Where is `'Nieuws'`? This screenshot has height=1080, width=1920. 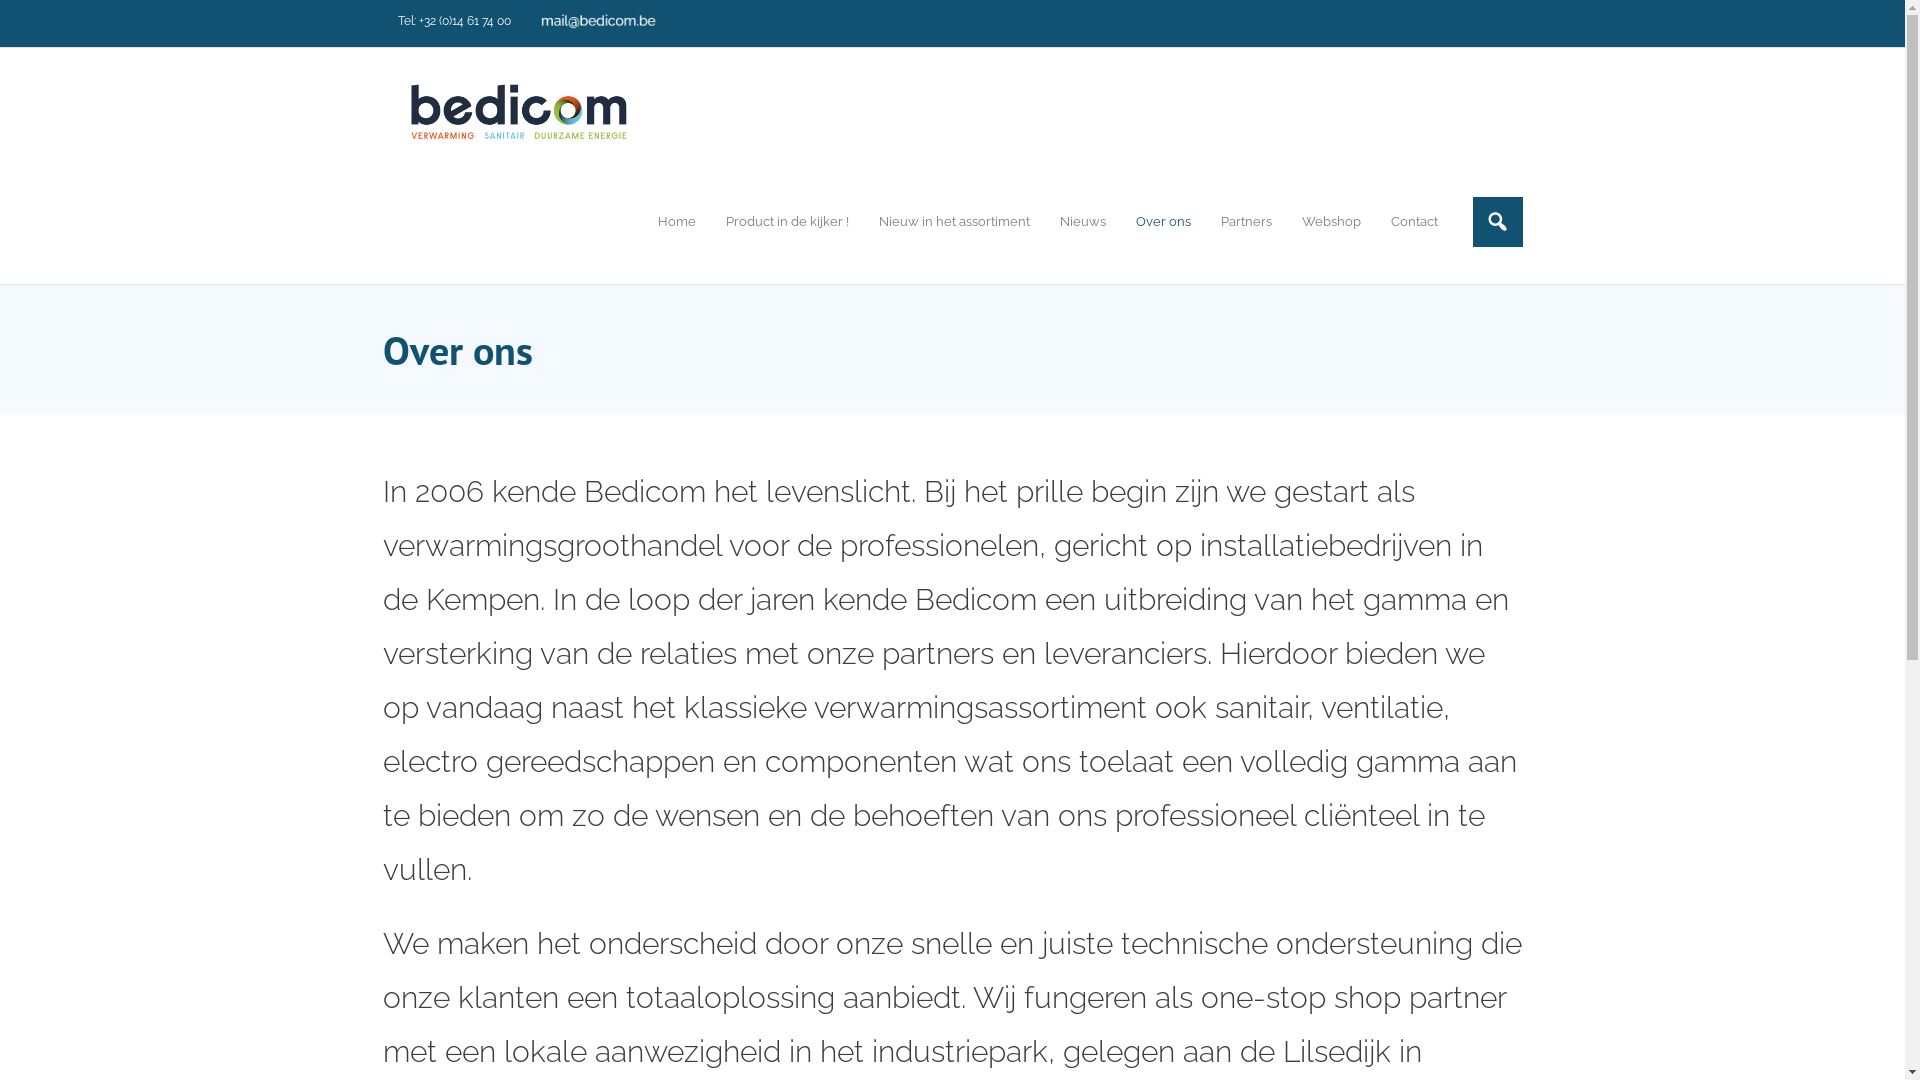
'Nieuws' is located at coordinates (1080, 221).